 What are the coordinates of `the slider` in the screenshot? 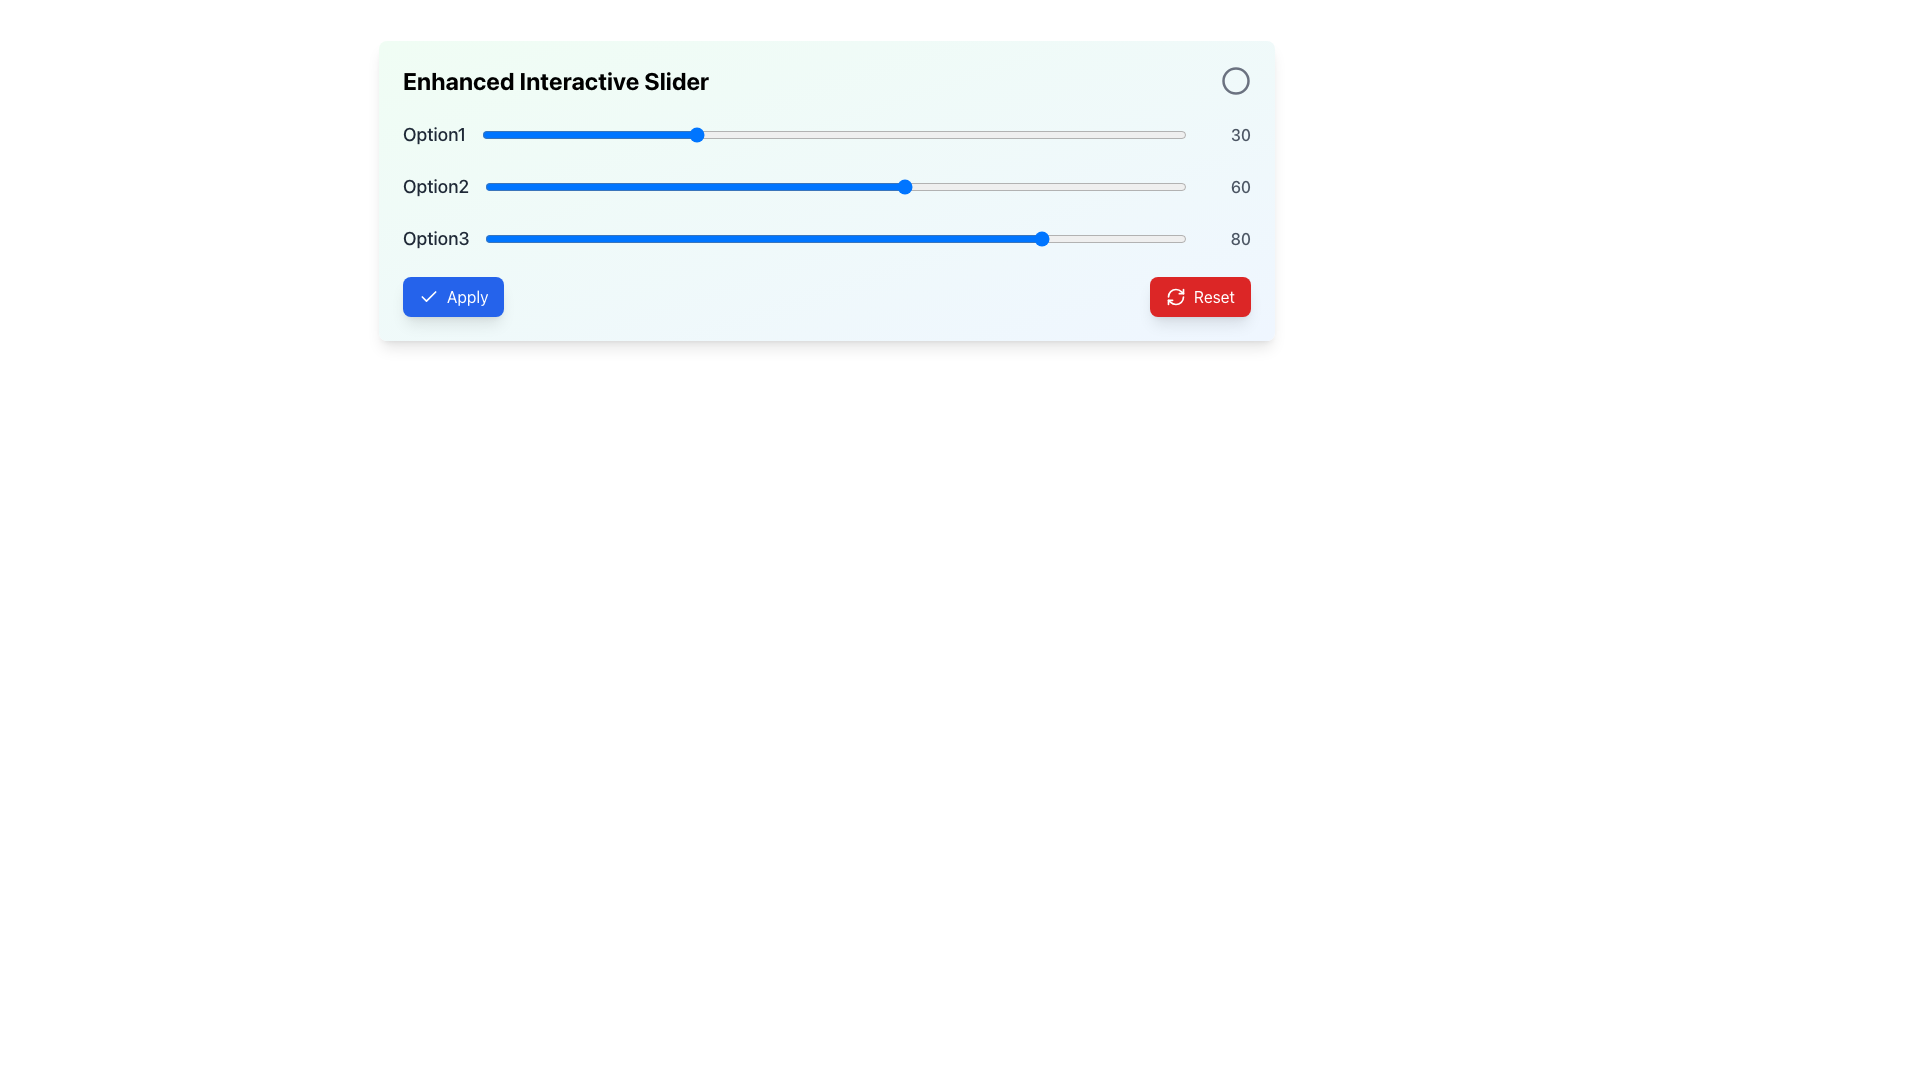 It's located at (1045, 238).